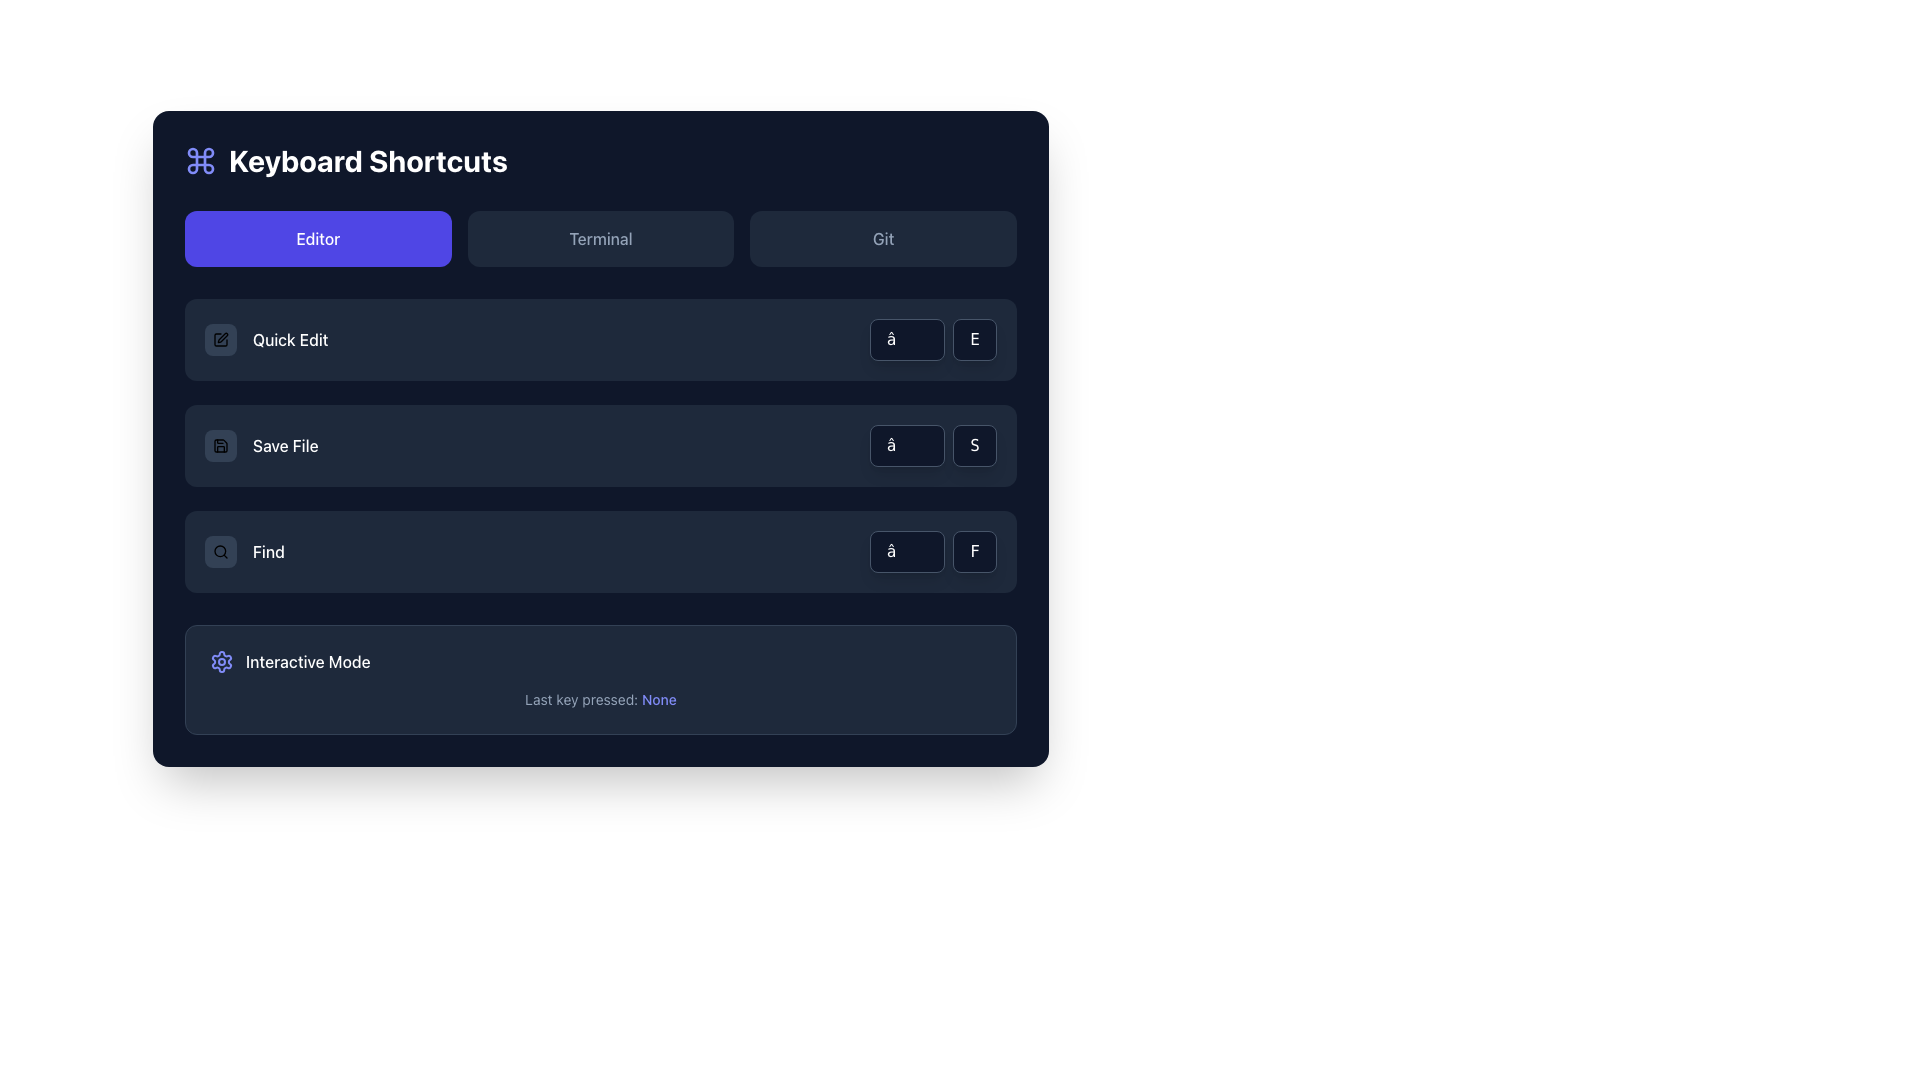 Image resolution: width=1920 pixels, height=1080 pixels. I want to click on the Key combination display indicating the '⌘' and 'S' keys for the 'Save File' action, located to the right of the 'Save File' label in the 'Keyboard Shortcuts' interface, so click(932, 445).